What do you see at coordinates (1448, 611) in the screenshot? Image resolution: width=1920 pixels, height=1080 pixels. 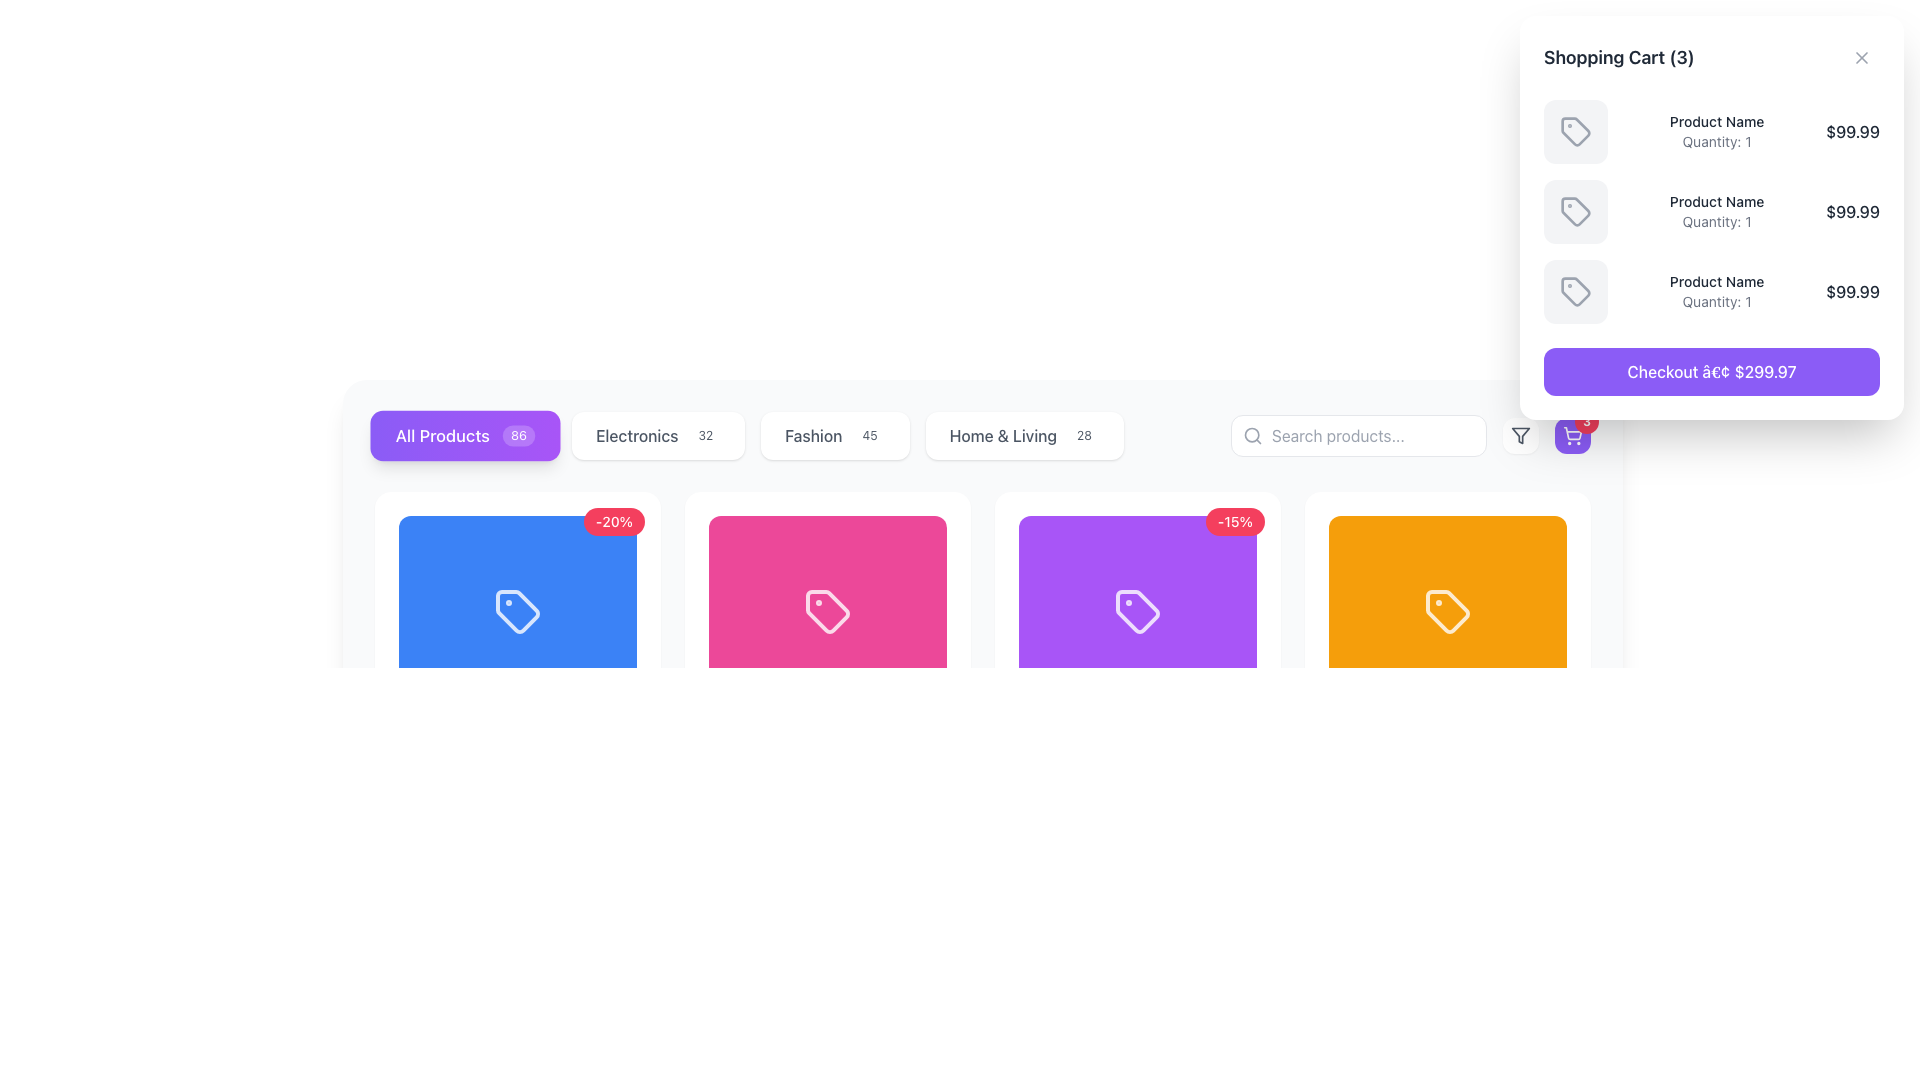 I see `the tag-like icon with a geometric shape outlined in white and a small filled circle near its center, located in the second row of product displays on the far-right side` at bounding box center [1448, 611].